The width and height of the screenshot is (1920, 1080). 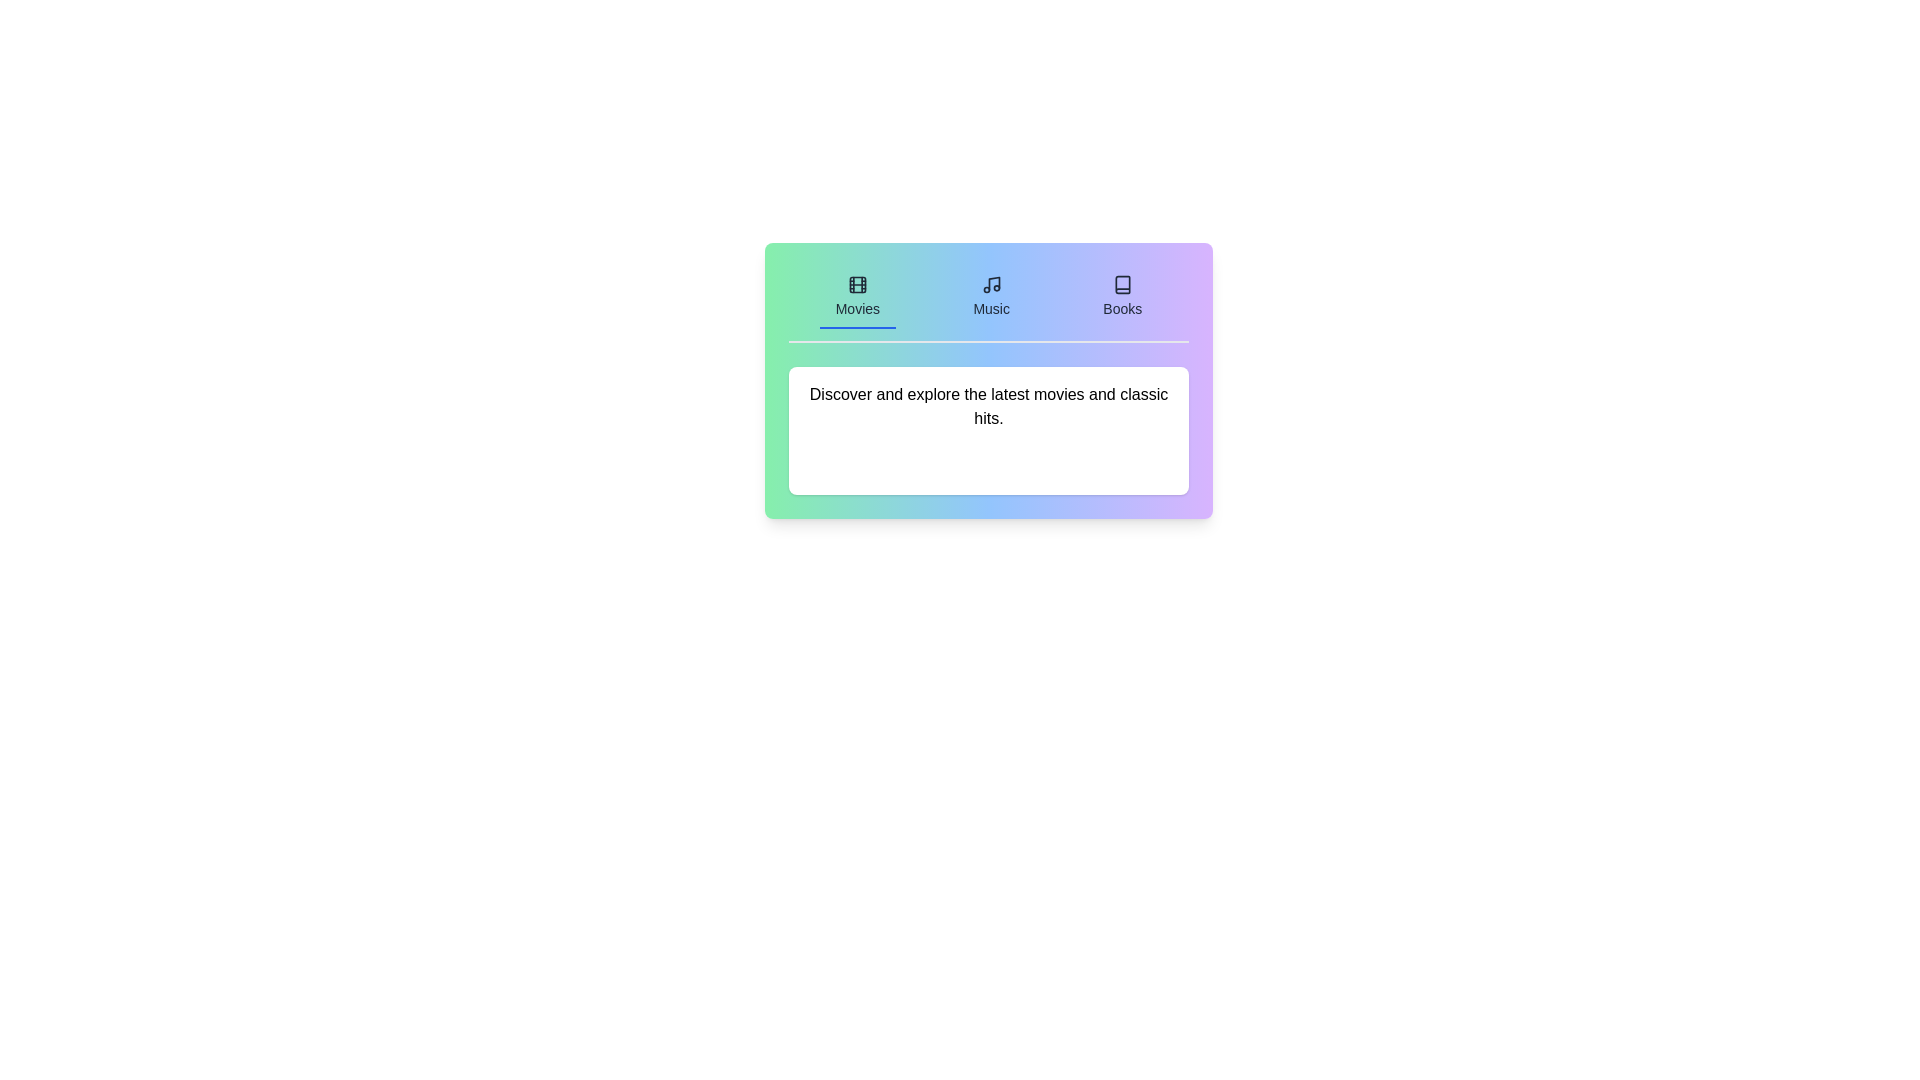 What do you see at coordinates (990, 297) in the screenshot?
I see `the Music tab` at bounding box center [990, 297].